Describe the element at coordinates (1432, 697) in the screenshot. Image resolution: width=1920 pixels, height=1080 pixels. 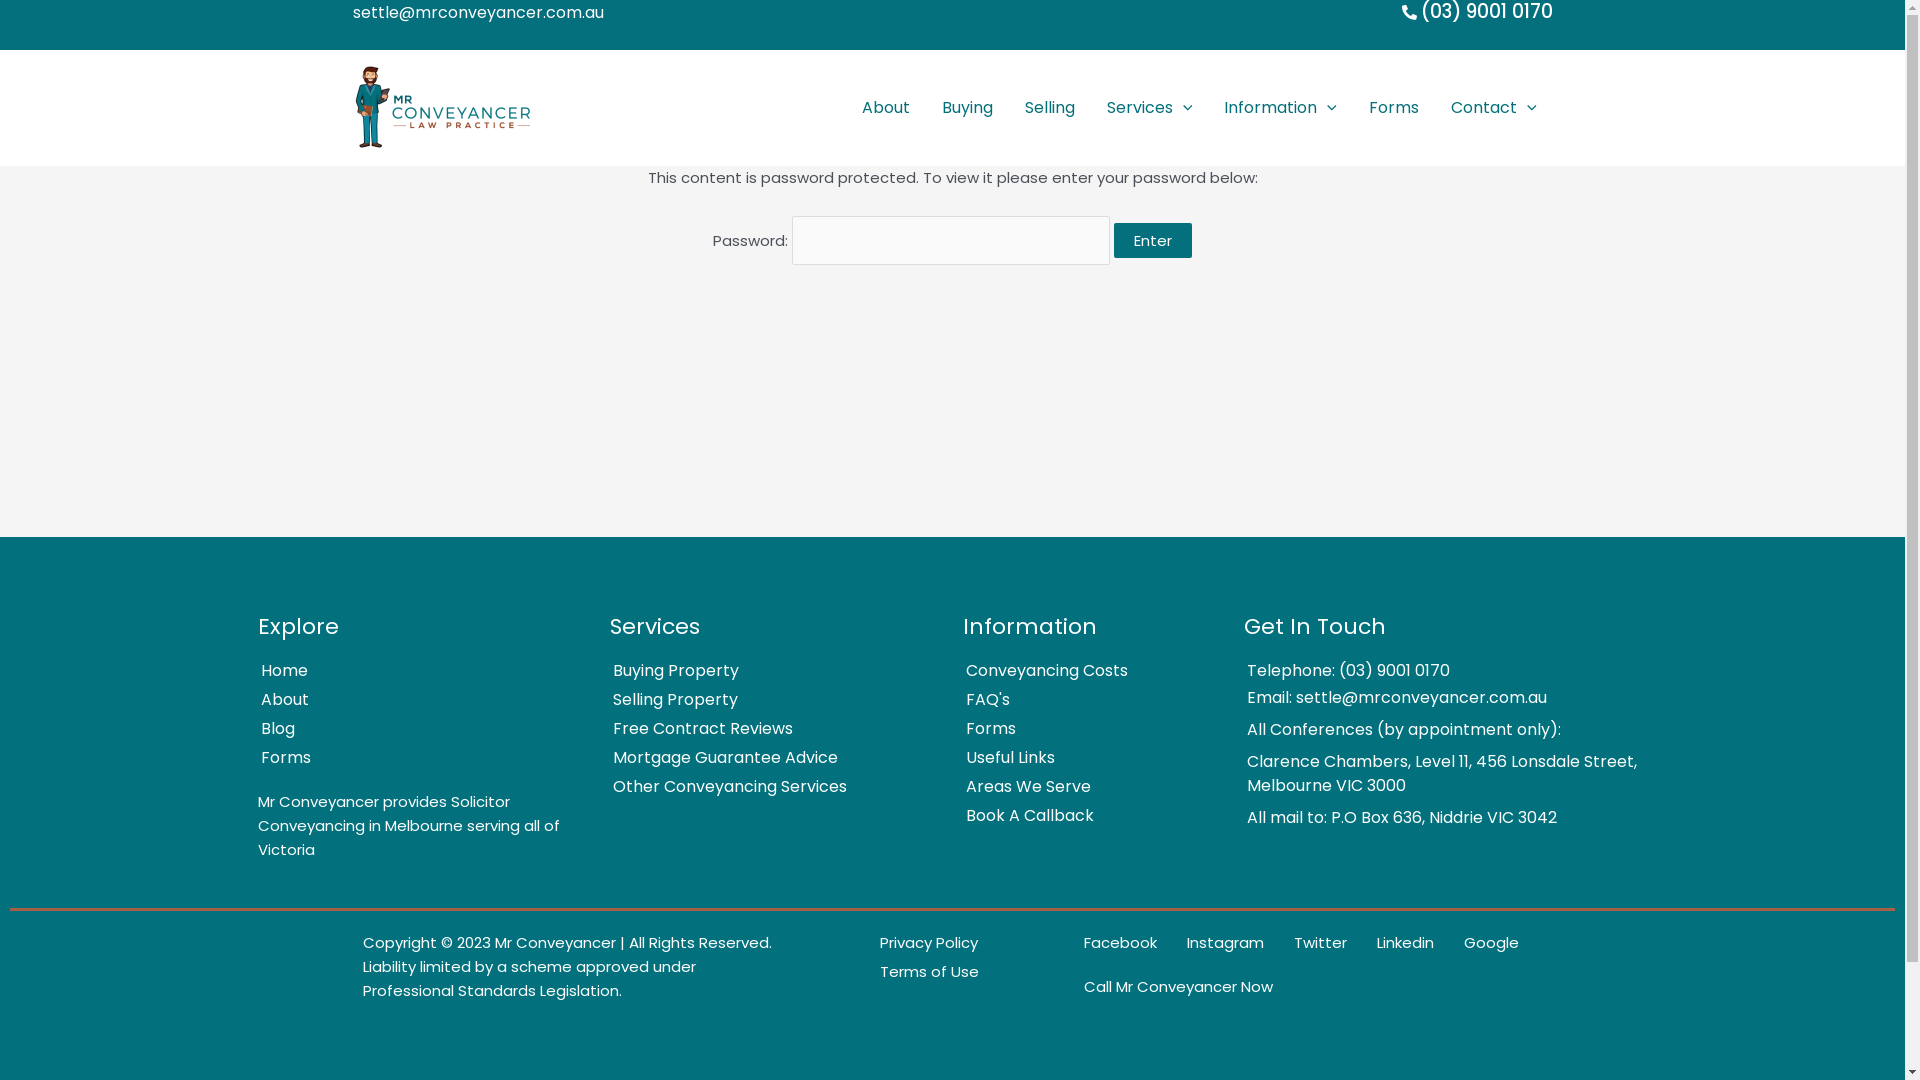
I see `'Email: settle@mrconveyancer.com.au'` at that location.